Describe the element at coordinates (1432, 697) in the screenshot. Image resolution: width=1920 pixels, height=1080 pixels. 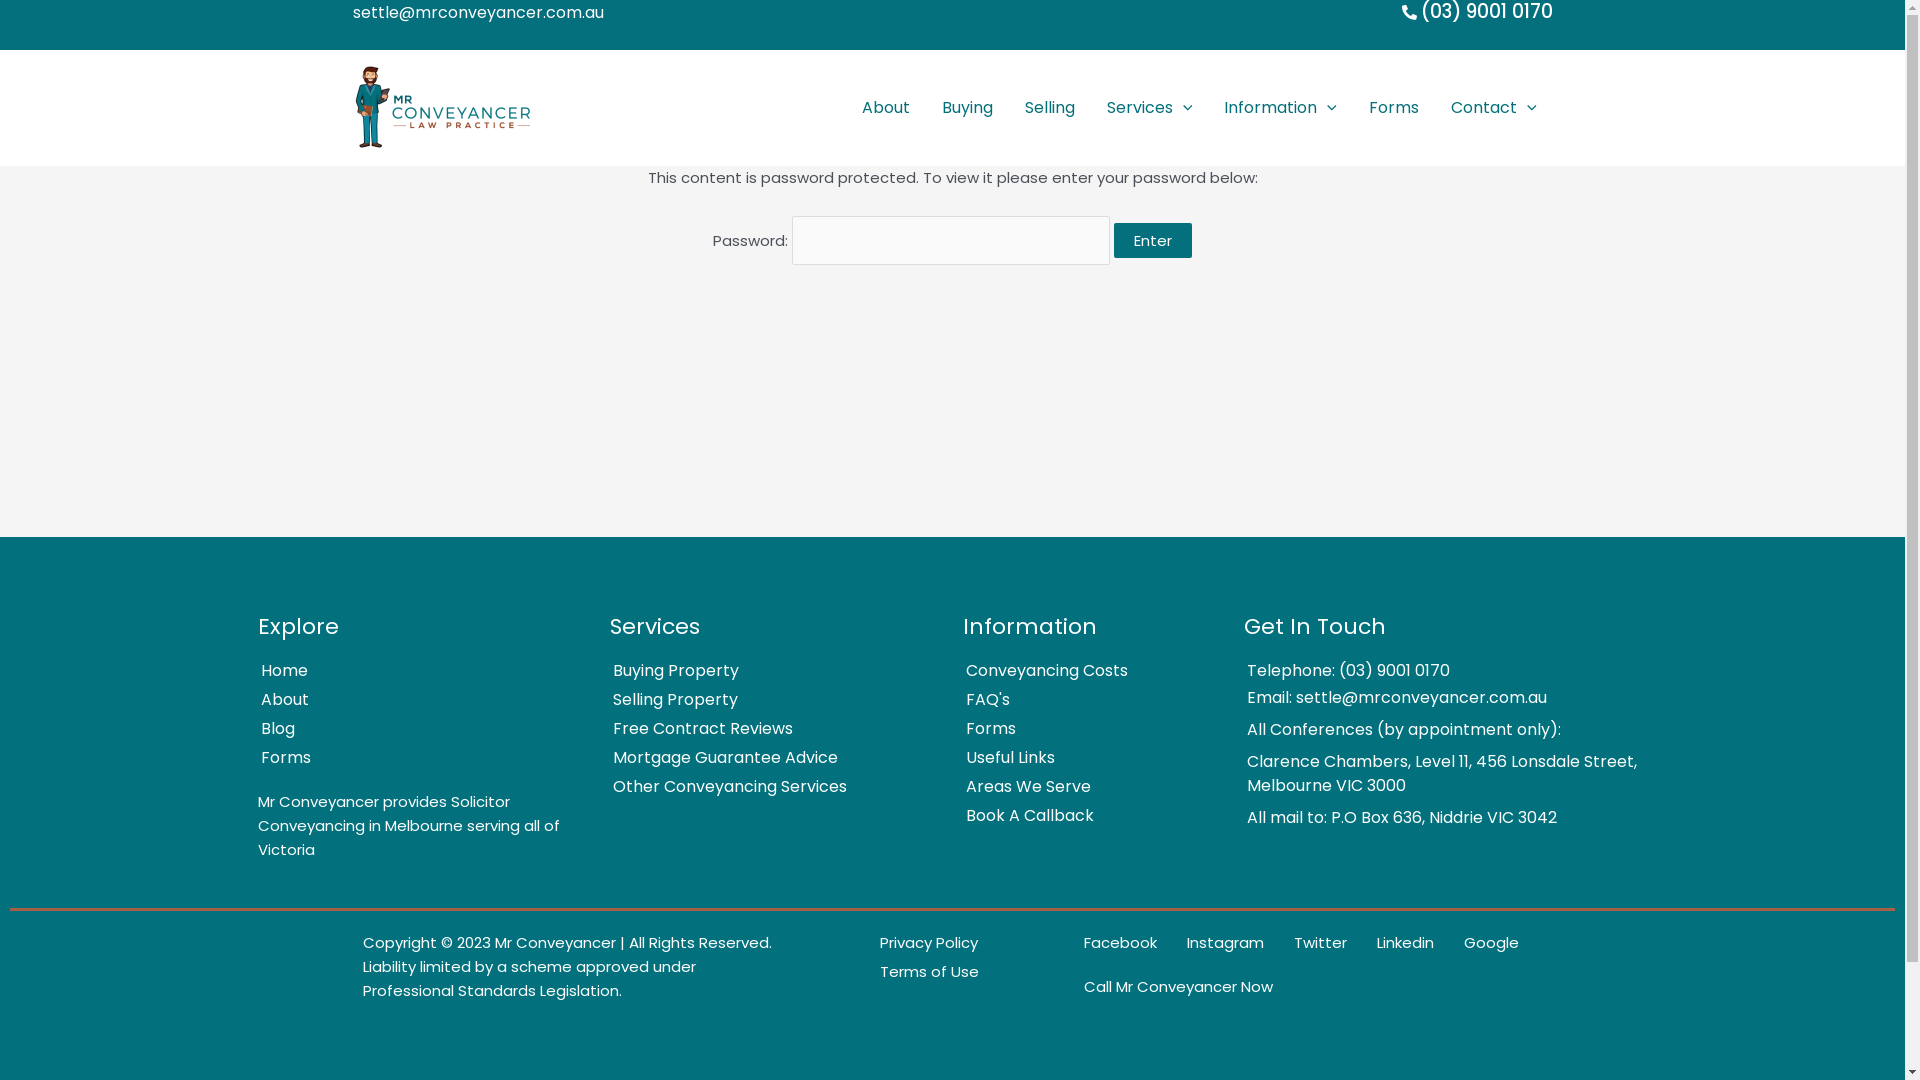
I see `'Email: settle@mrconveyancer.com.au'` at that location.